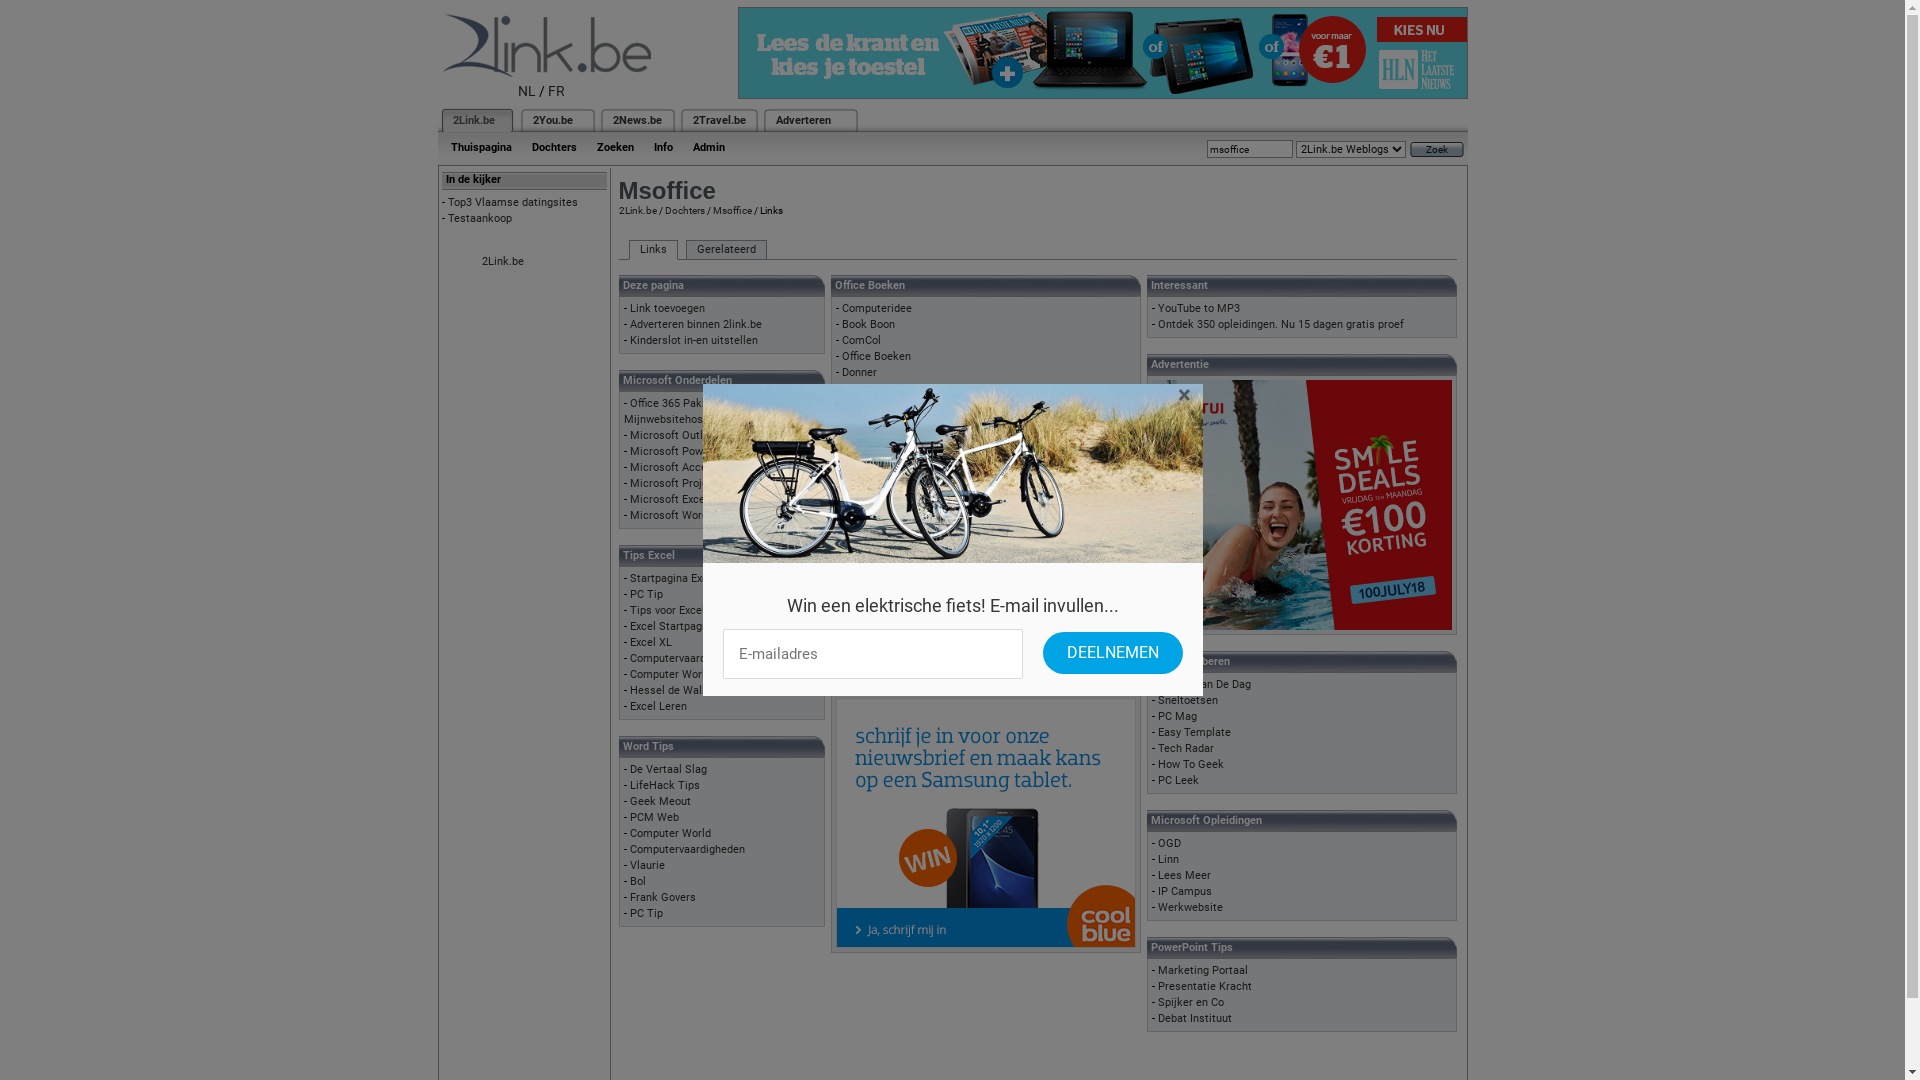 This screenshot has height=1080, width=1920. What do you see at coordinates (1168, 858) in the screenshot?
I see `'Linn'` at bounding box center [1168, 858].